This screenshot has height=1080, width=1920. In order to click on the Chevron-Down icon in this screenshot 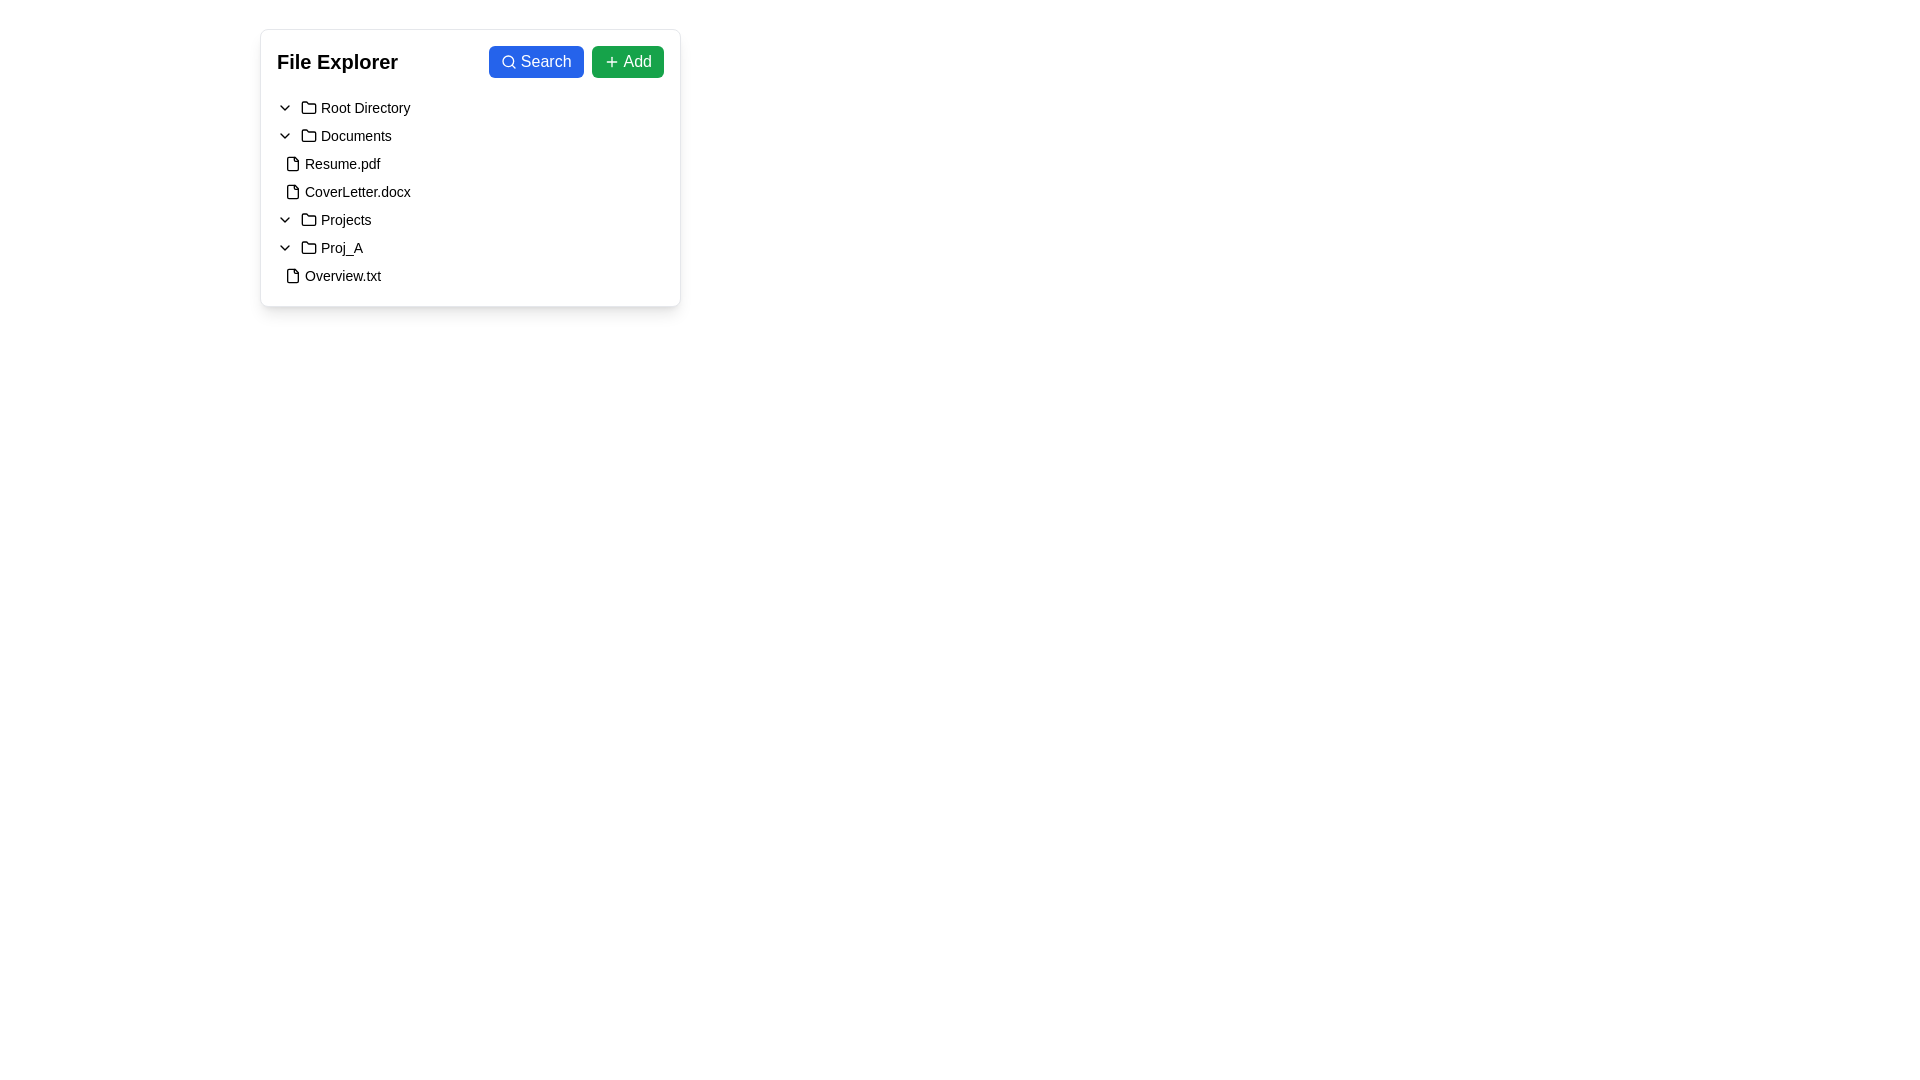, I will do `click(283, 135)`.